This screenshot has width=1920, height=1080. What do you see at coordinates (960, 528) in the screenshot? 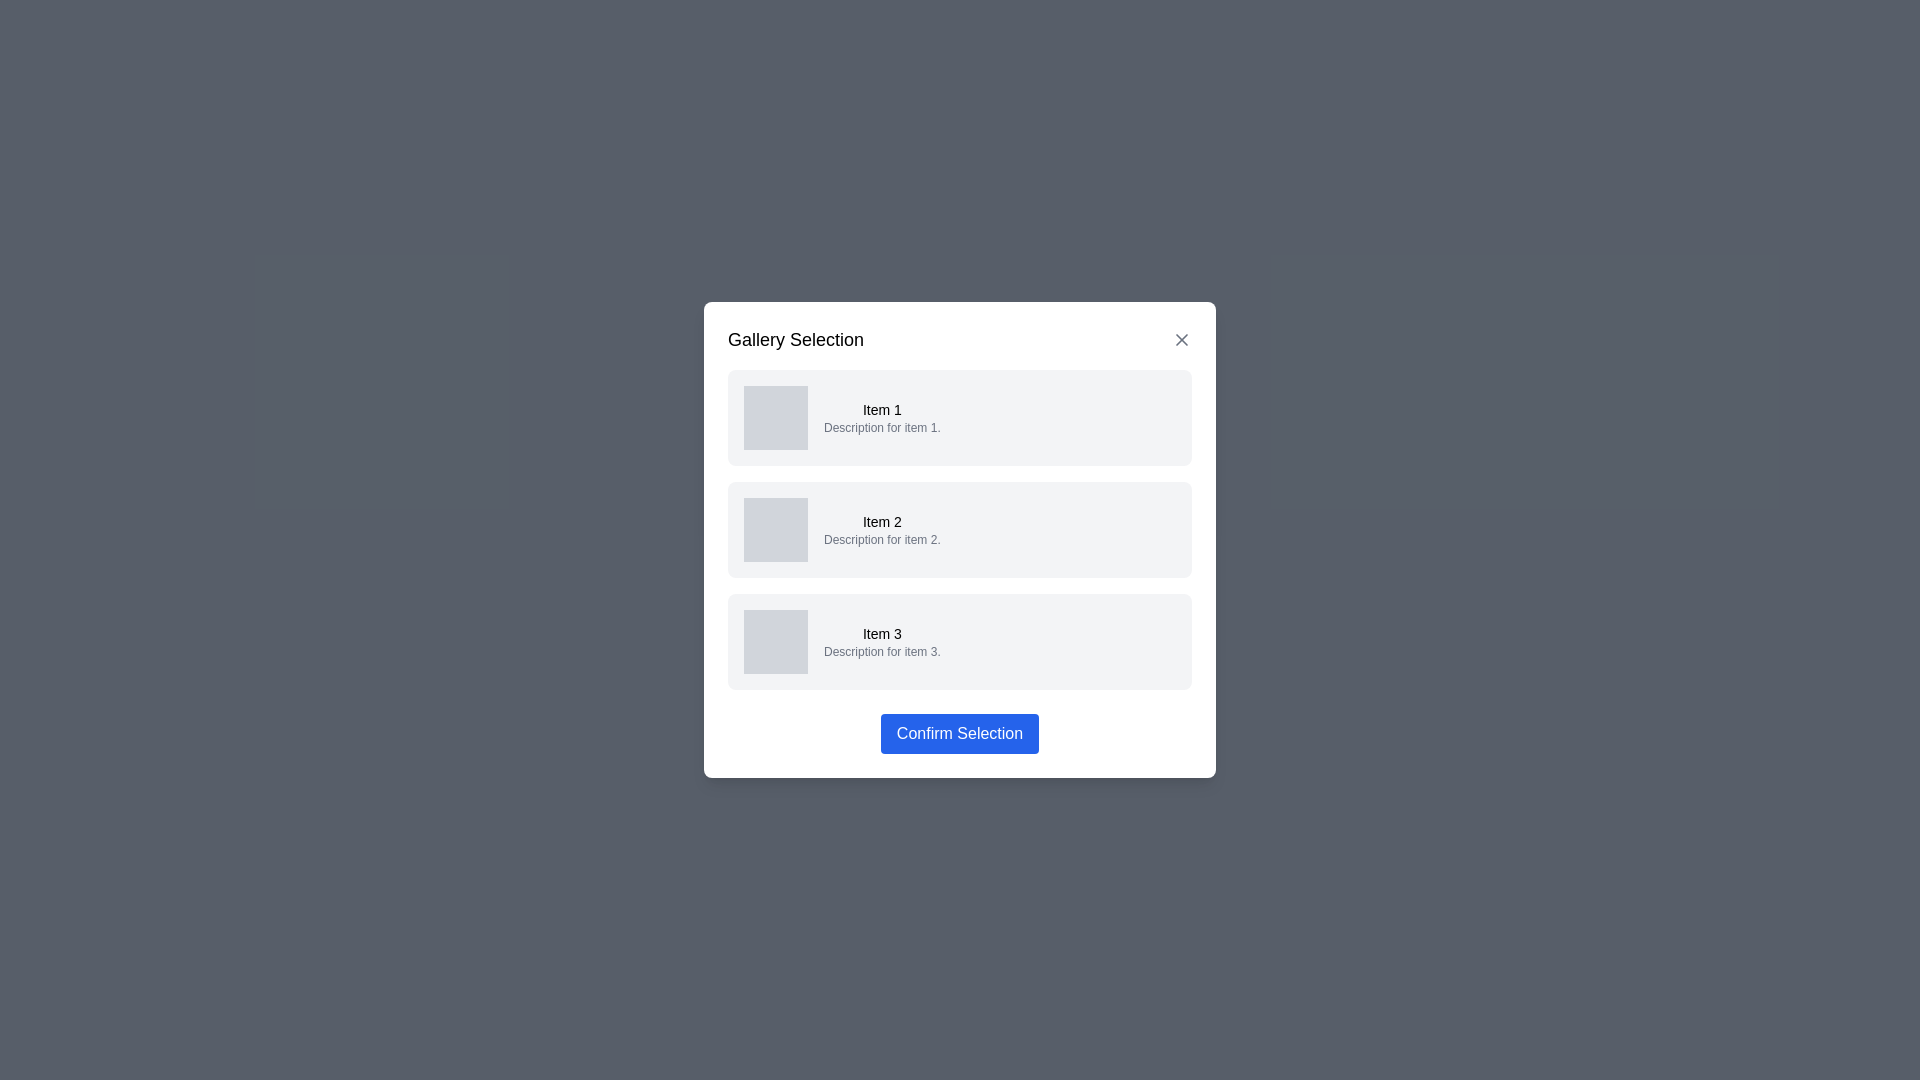
I see `the second selectable item in a vertically-stacked list of three items in the modal dialog` at bounding box center [960, 528].